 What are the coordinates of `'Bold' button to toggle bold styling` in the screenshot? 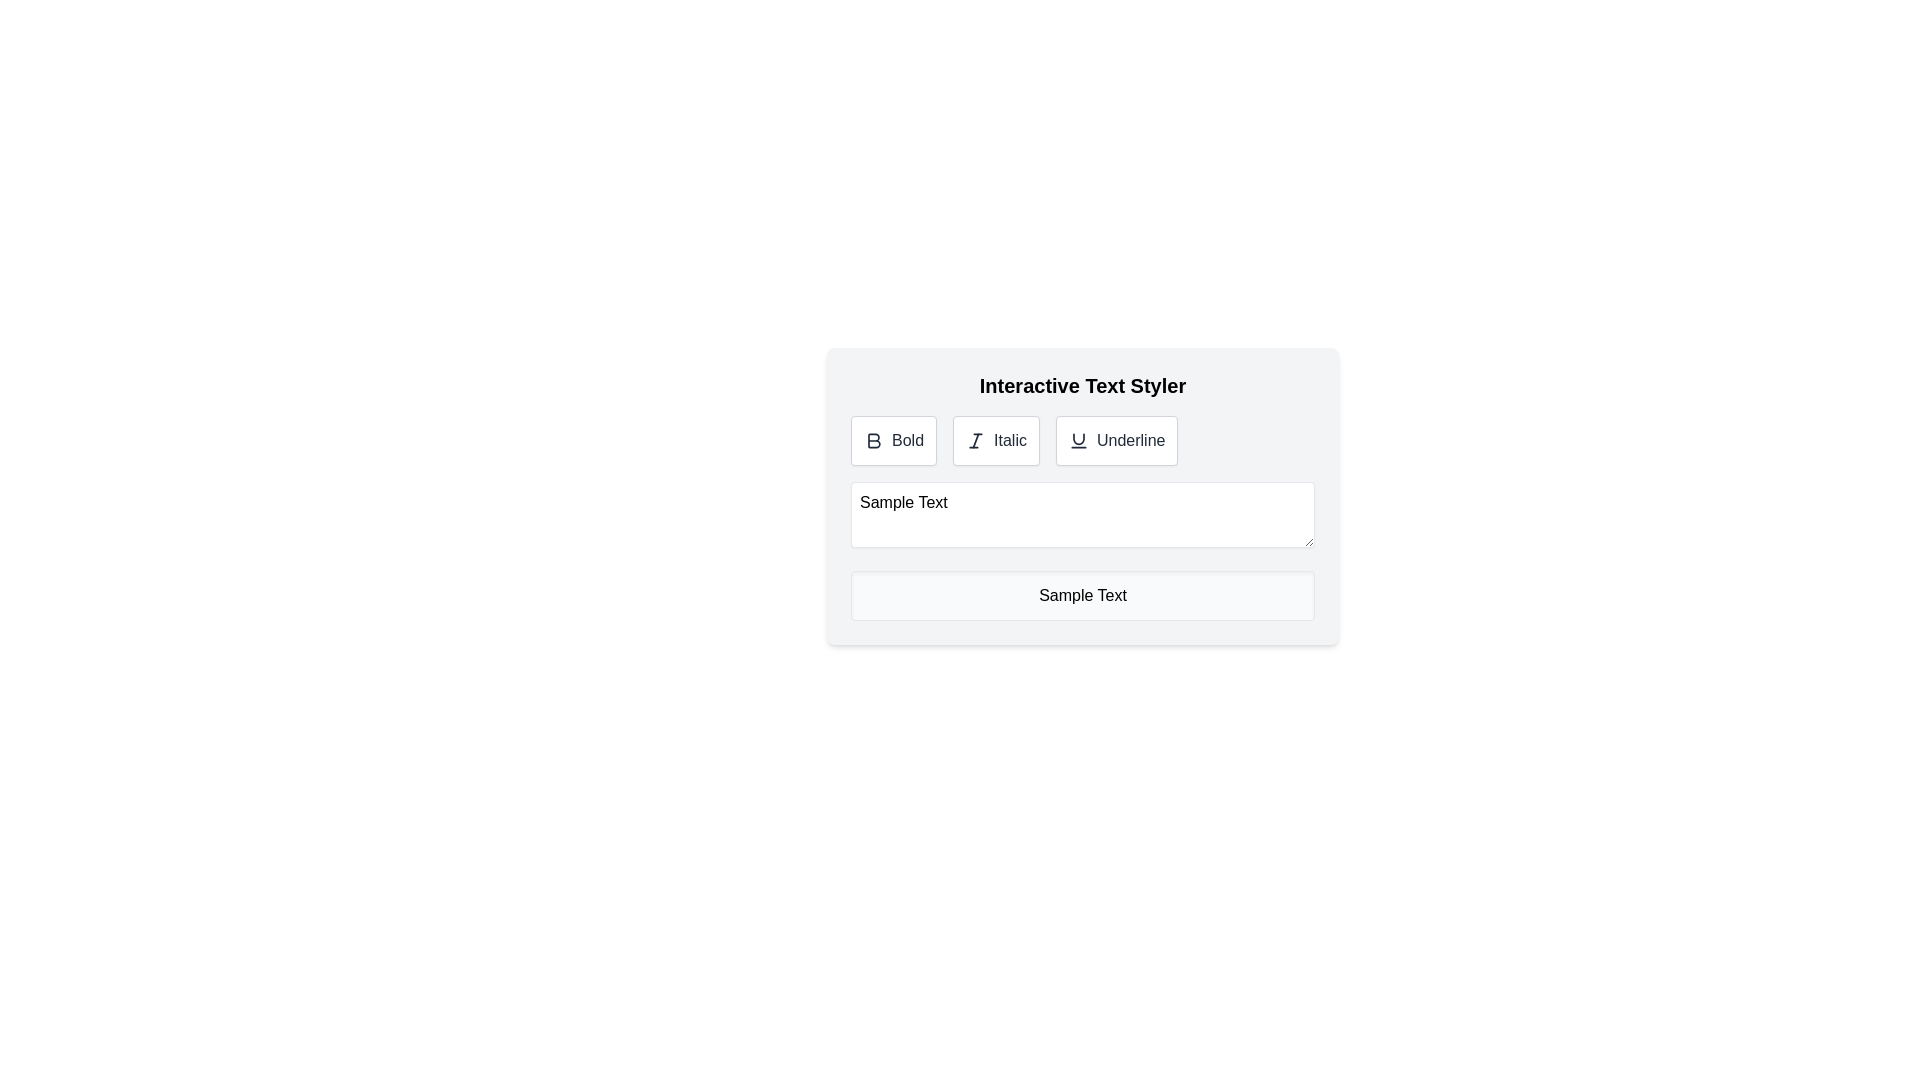 It's located at (892, 439).